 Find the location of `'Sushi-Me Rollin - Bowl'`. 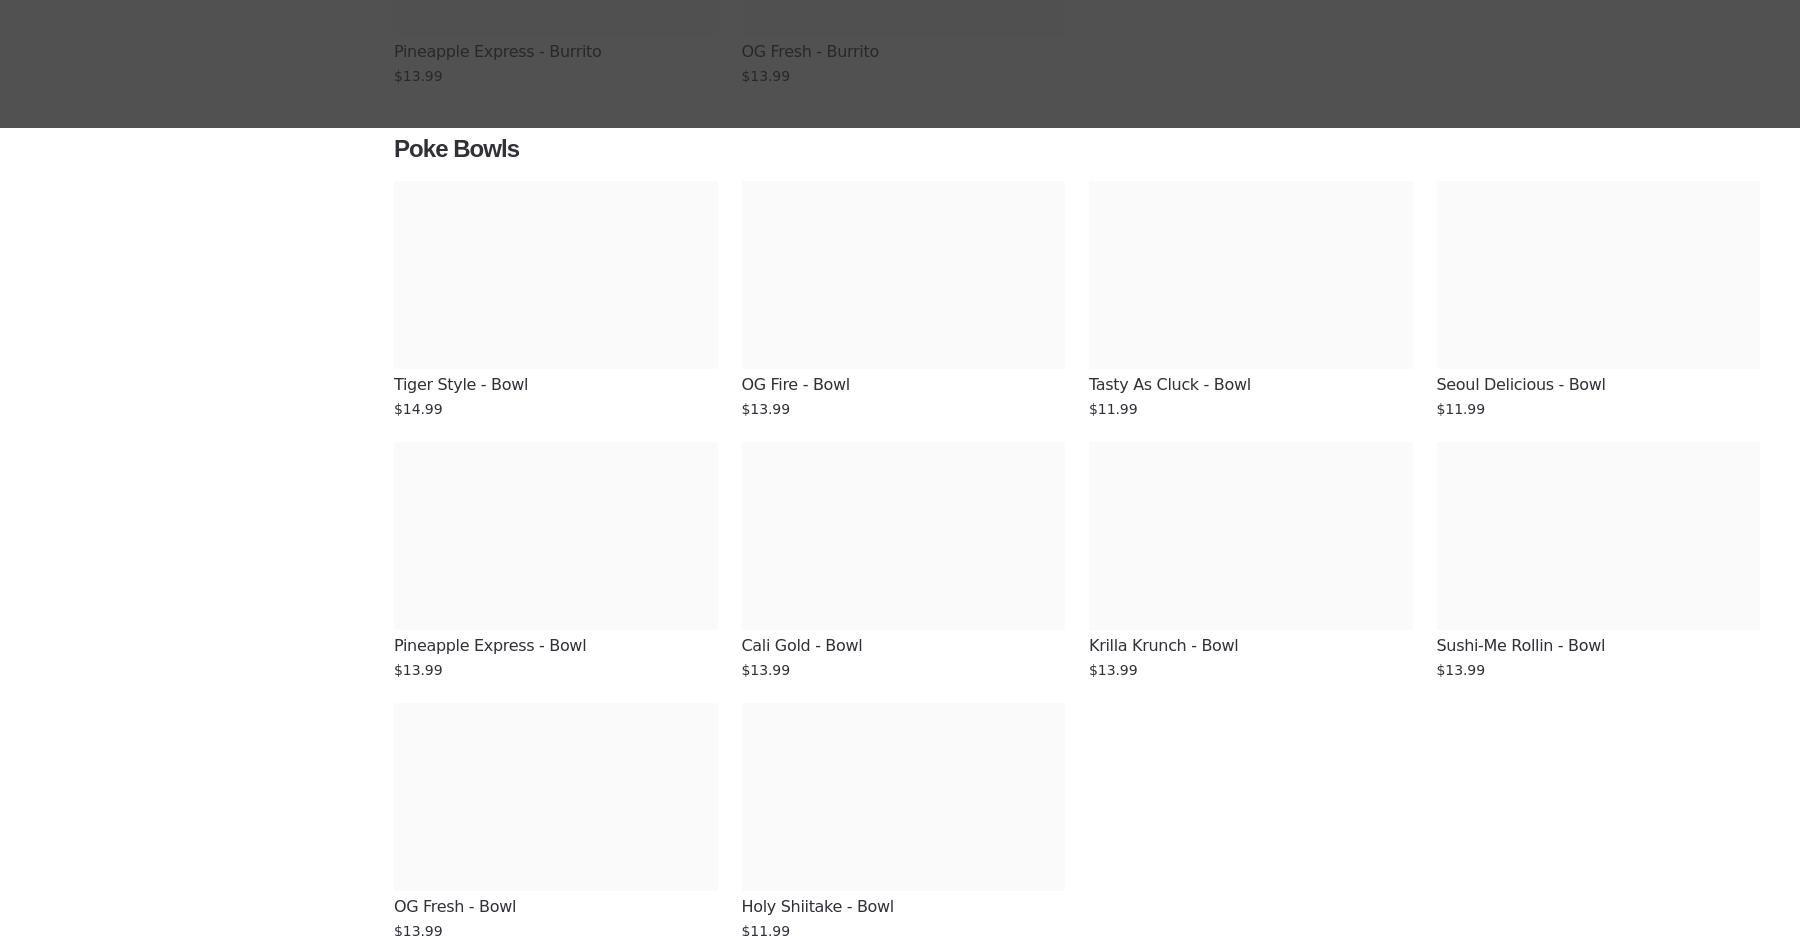

'Sushi-Me Rollin - Bowl' is located at coordinates (1520, 644).